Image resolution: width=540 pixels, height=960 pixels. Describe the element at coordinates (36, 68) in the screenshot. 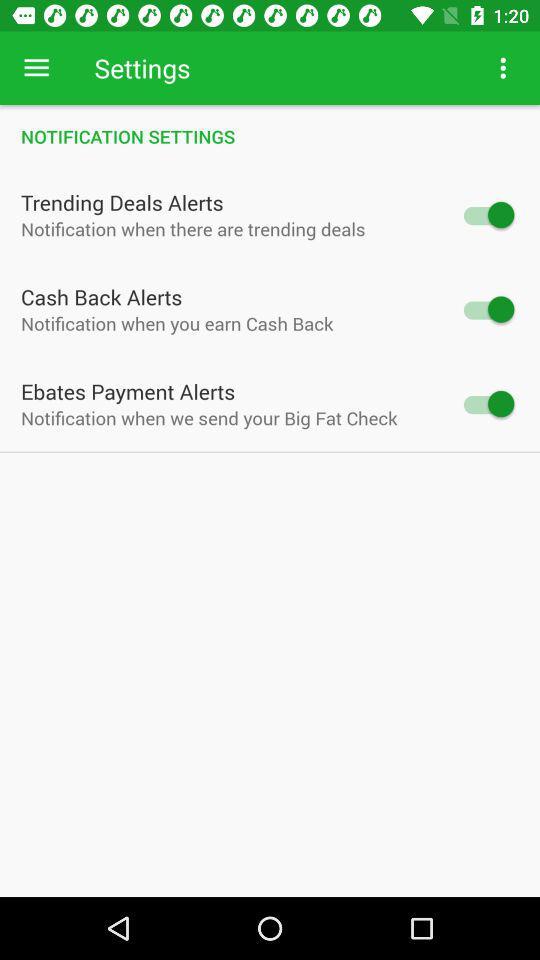

I see `item to the left of settings item` at that location.